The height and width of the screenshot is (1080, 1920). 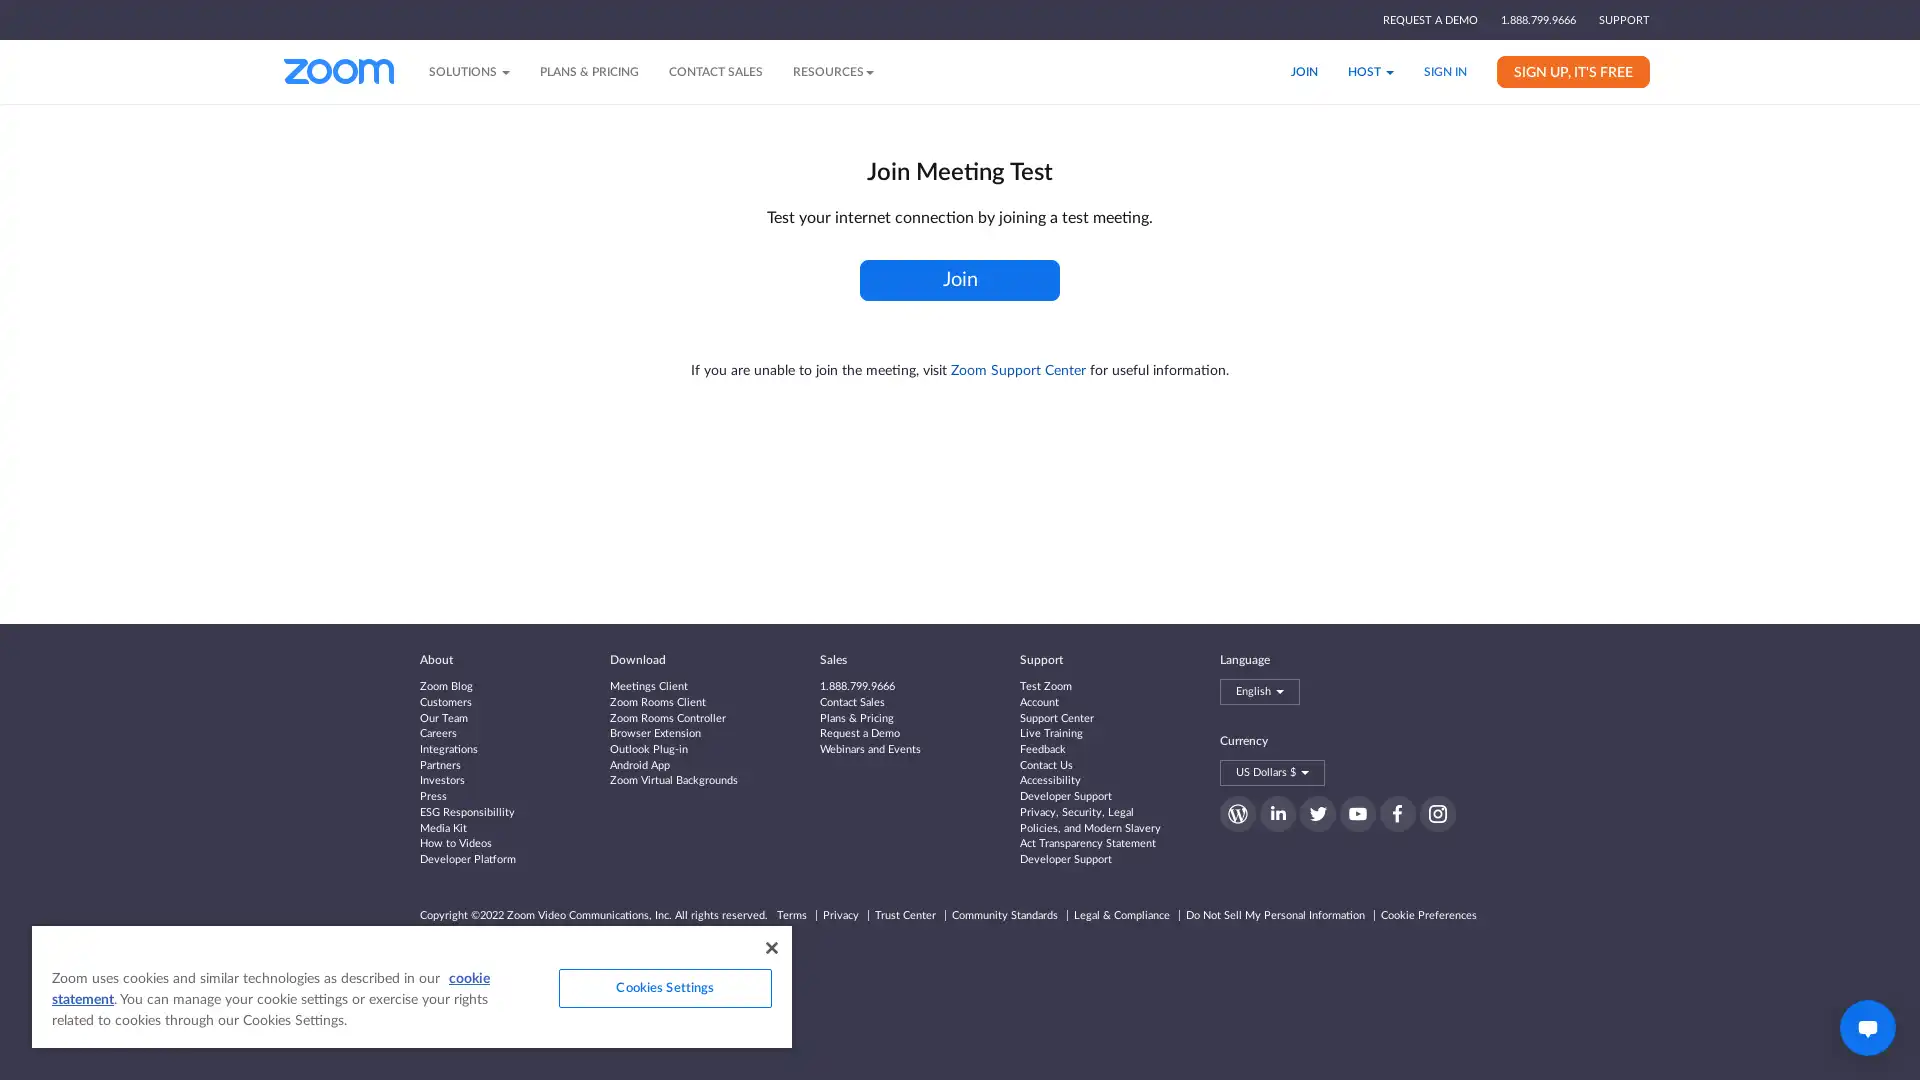 I want to click on Join, so click(x=960, y=279).